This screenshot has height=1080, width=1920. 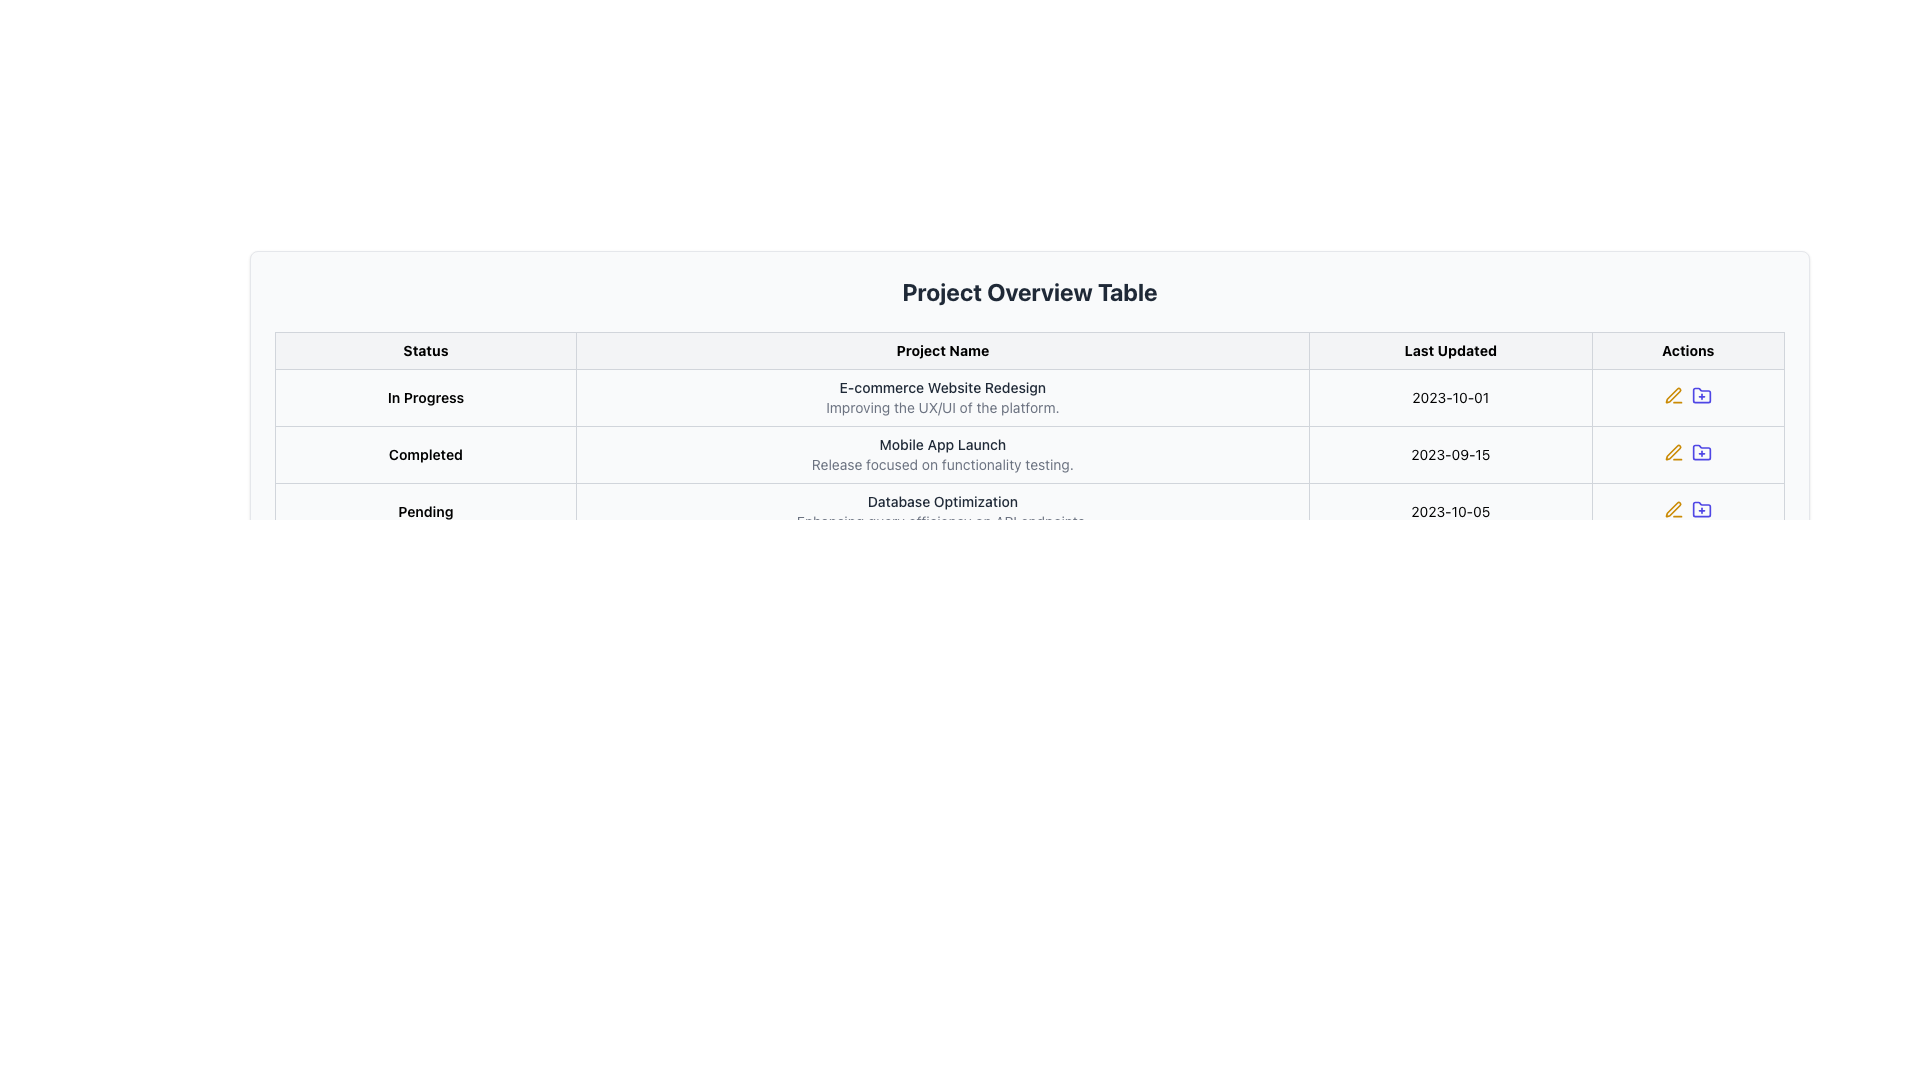 I want to click on the indigo folder icon with a plus sign in the 'Actions' column of the 'Completed' row, so click(x=1701, y=451).